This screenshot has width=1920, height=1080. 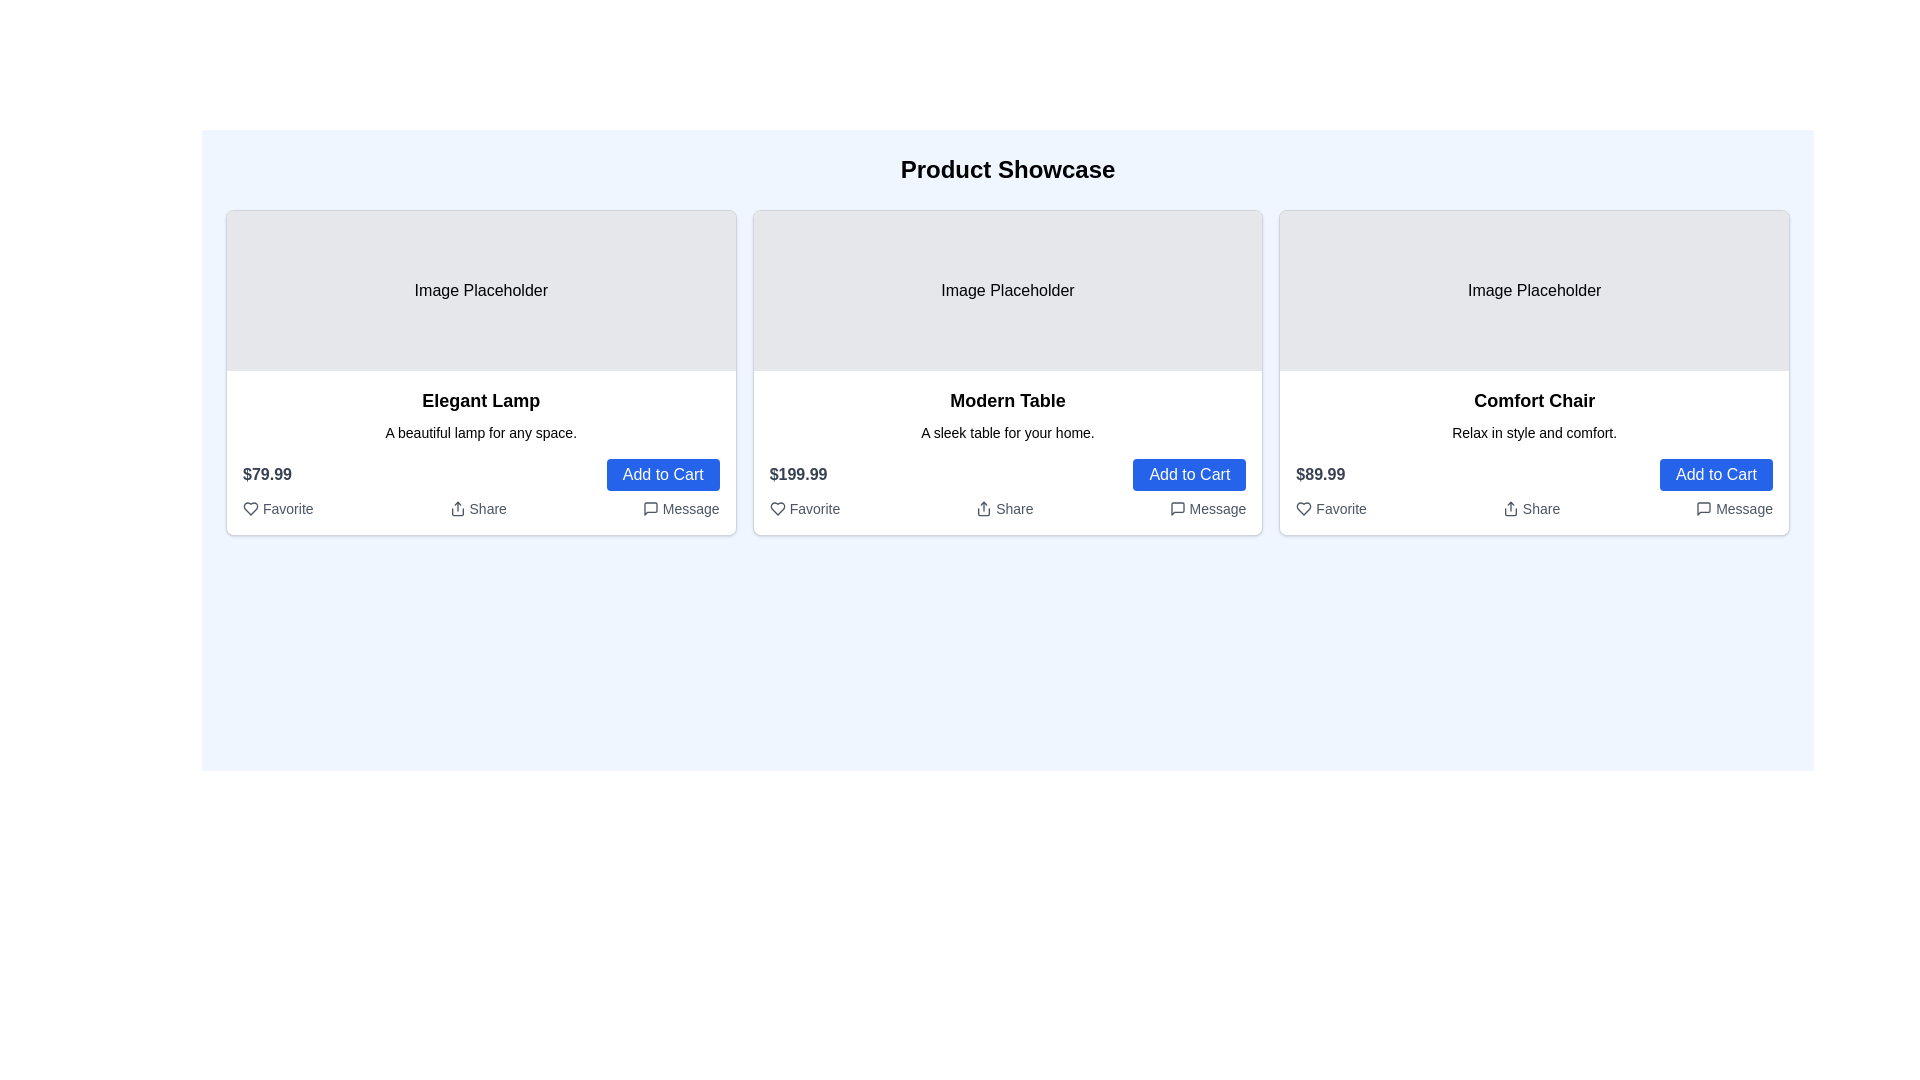 What do you see at coordinates (1533, 290) in the screenshot?
I see `the text label displaying 'Image Placeholder' in dark gray, located in the upper section of the third product card labeled 'Comfort Chair'` at bounding box center [1533, 290].